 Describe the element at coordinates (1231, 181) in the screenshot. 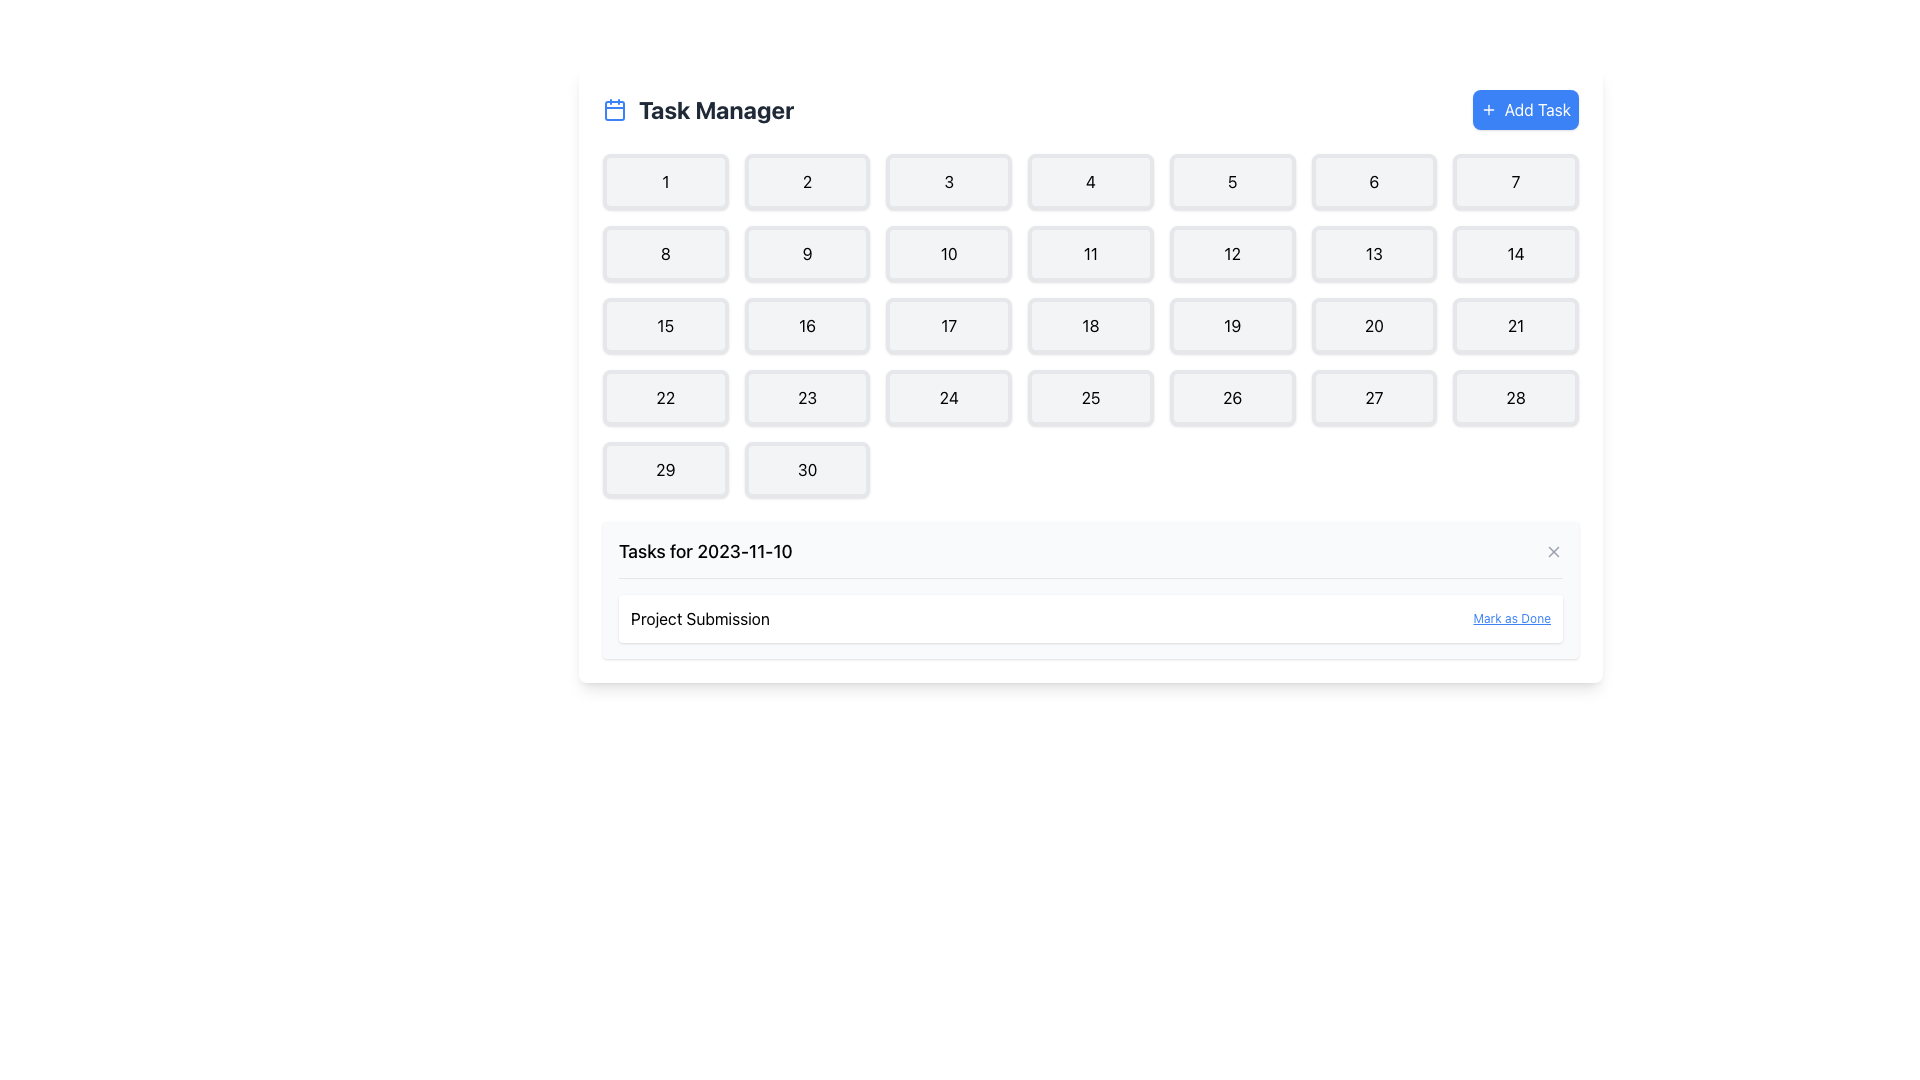

I see `the button displaying the number '5' with a gray background in the calendar grid` at that location.